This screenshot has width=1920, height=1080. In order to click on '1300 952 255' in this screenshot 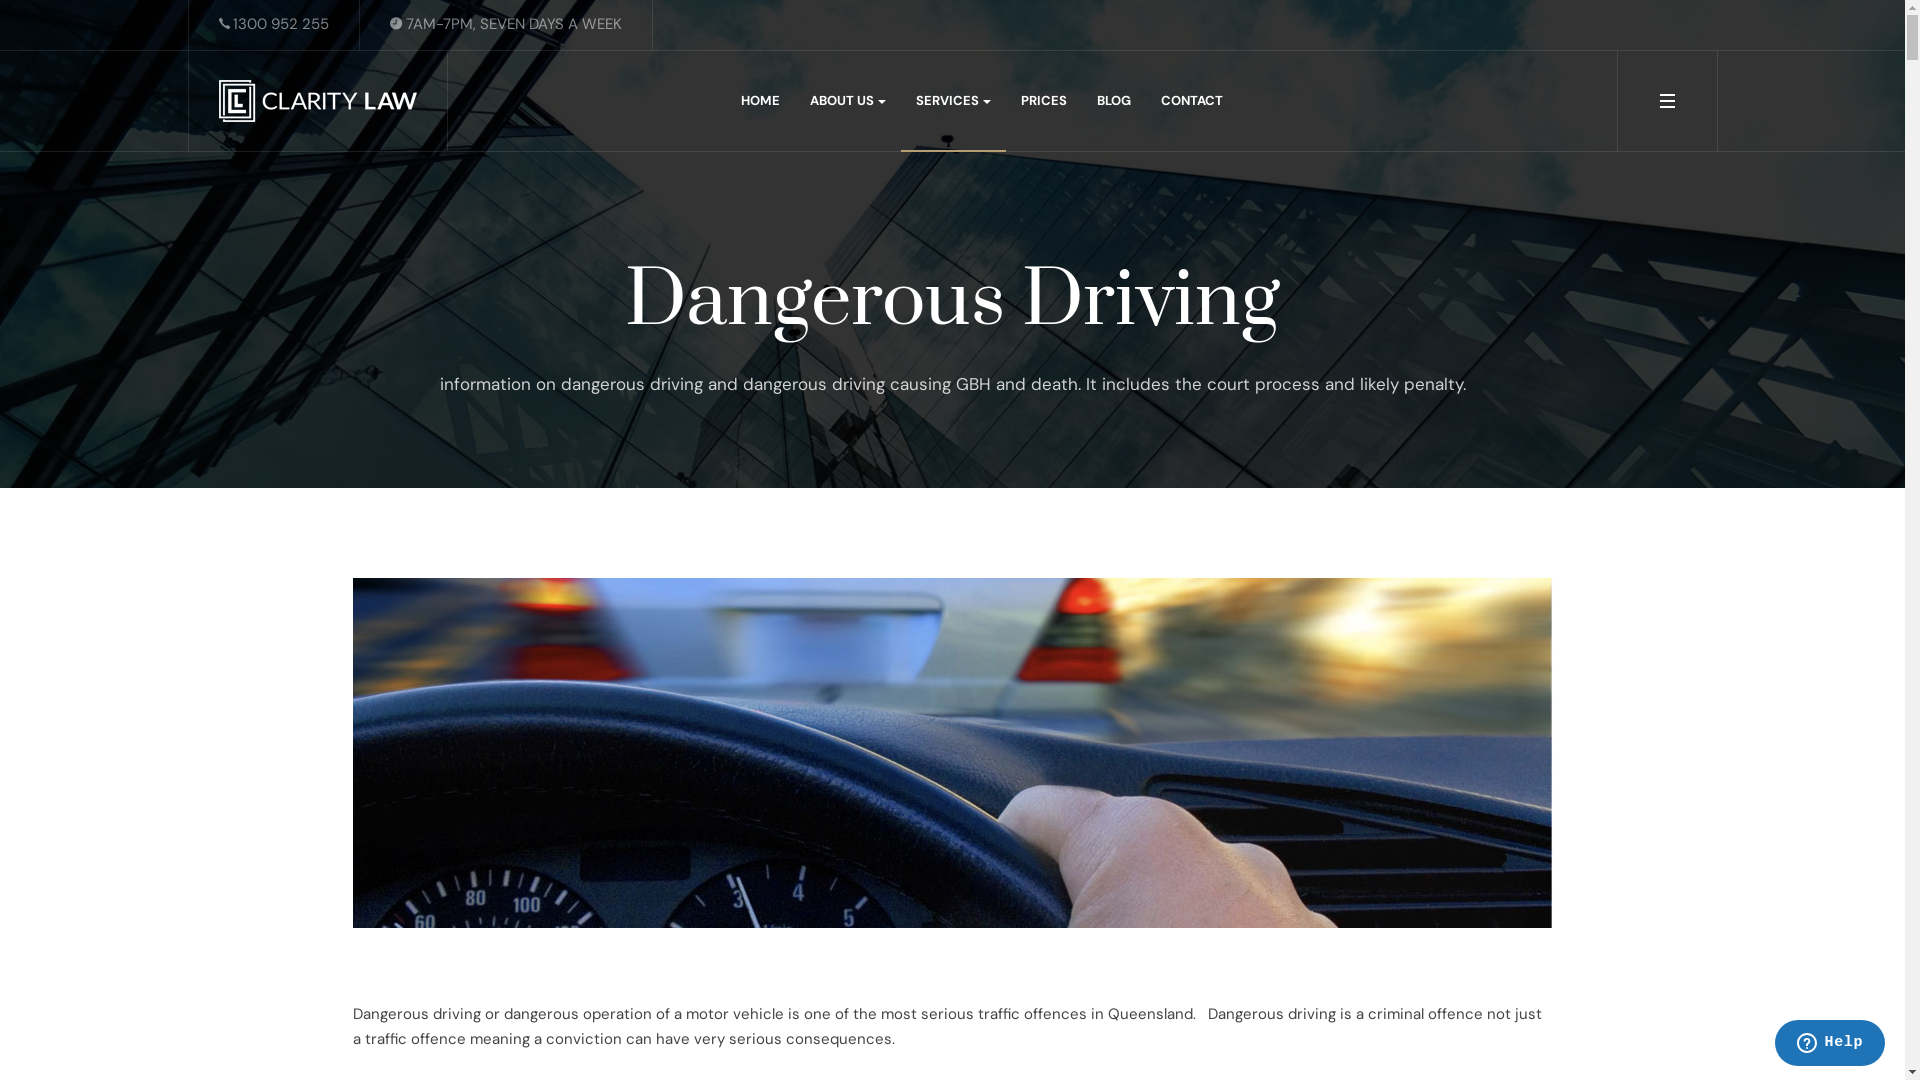, I will do `click(272, 24)`.